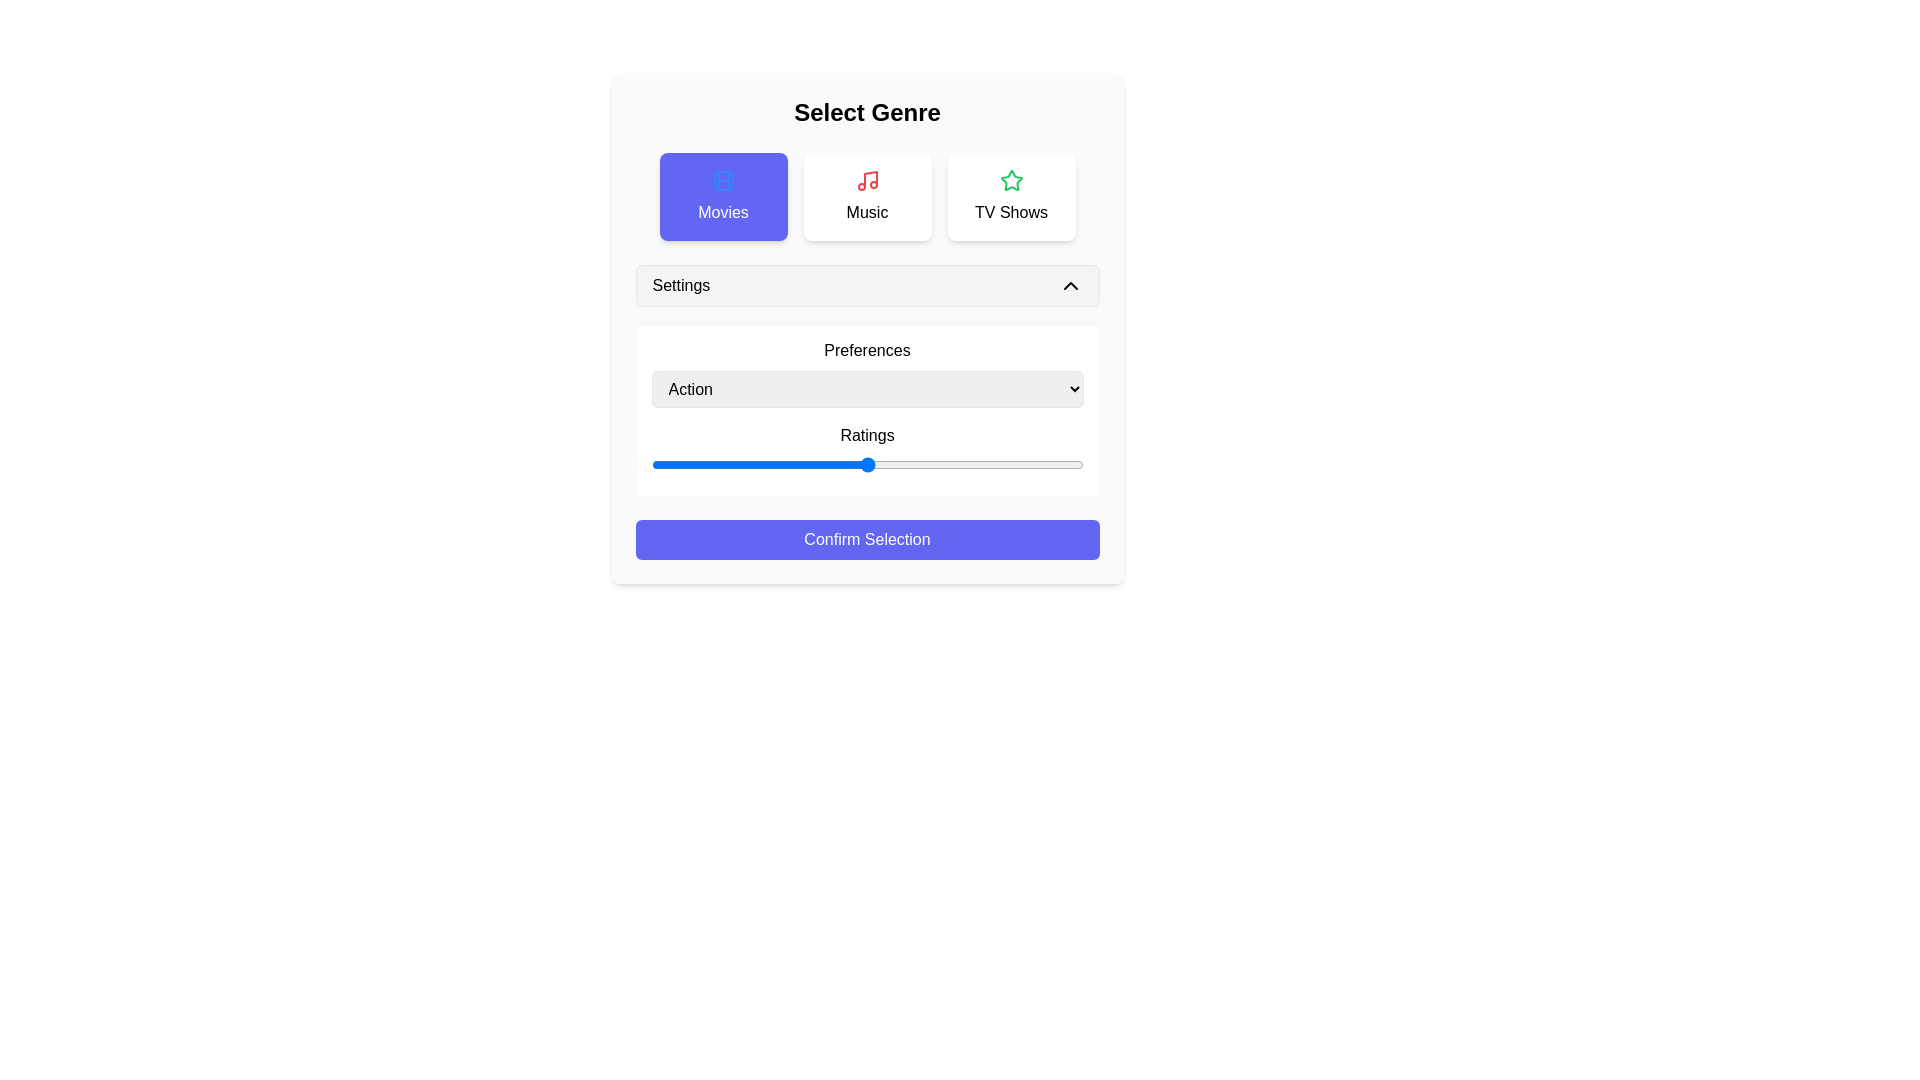 This screenshot has height=1080, width=1920. What do you see at coordinates (867, 112) in the screenshot?
I see `the Text Header element that serves as a non-interactive title for the section introducing genre selection` at bounding box center [867, 112].